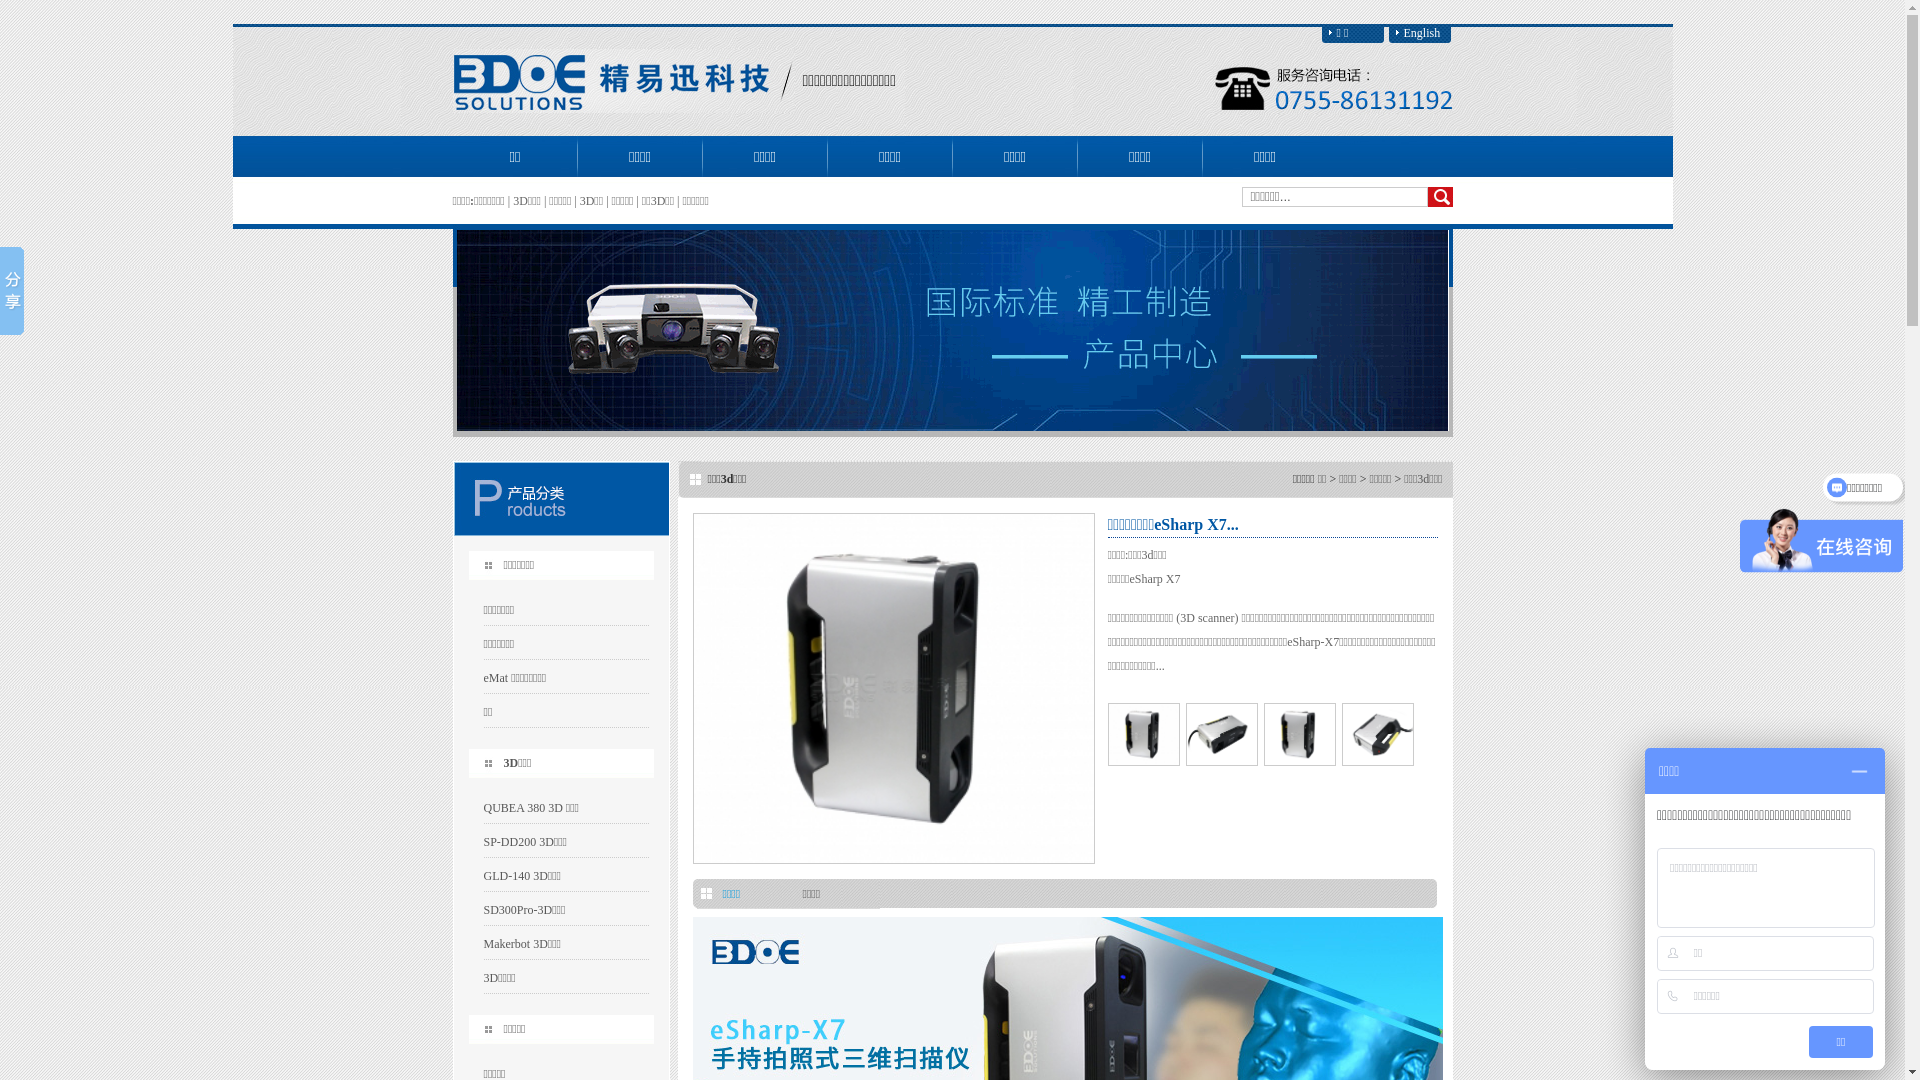 This screenshot has width=1920, height=1080. Describe the element at coordinates (1418, 33) in the screenshot. I see `'English'` at that location.